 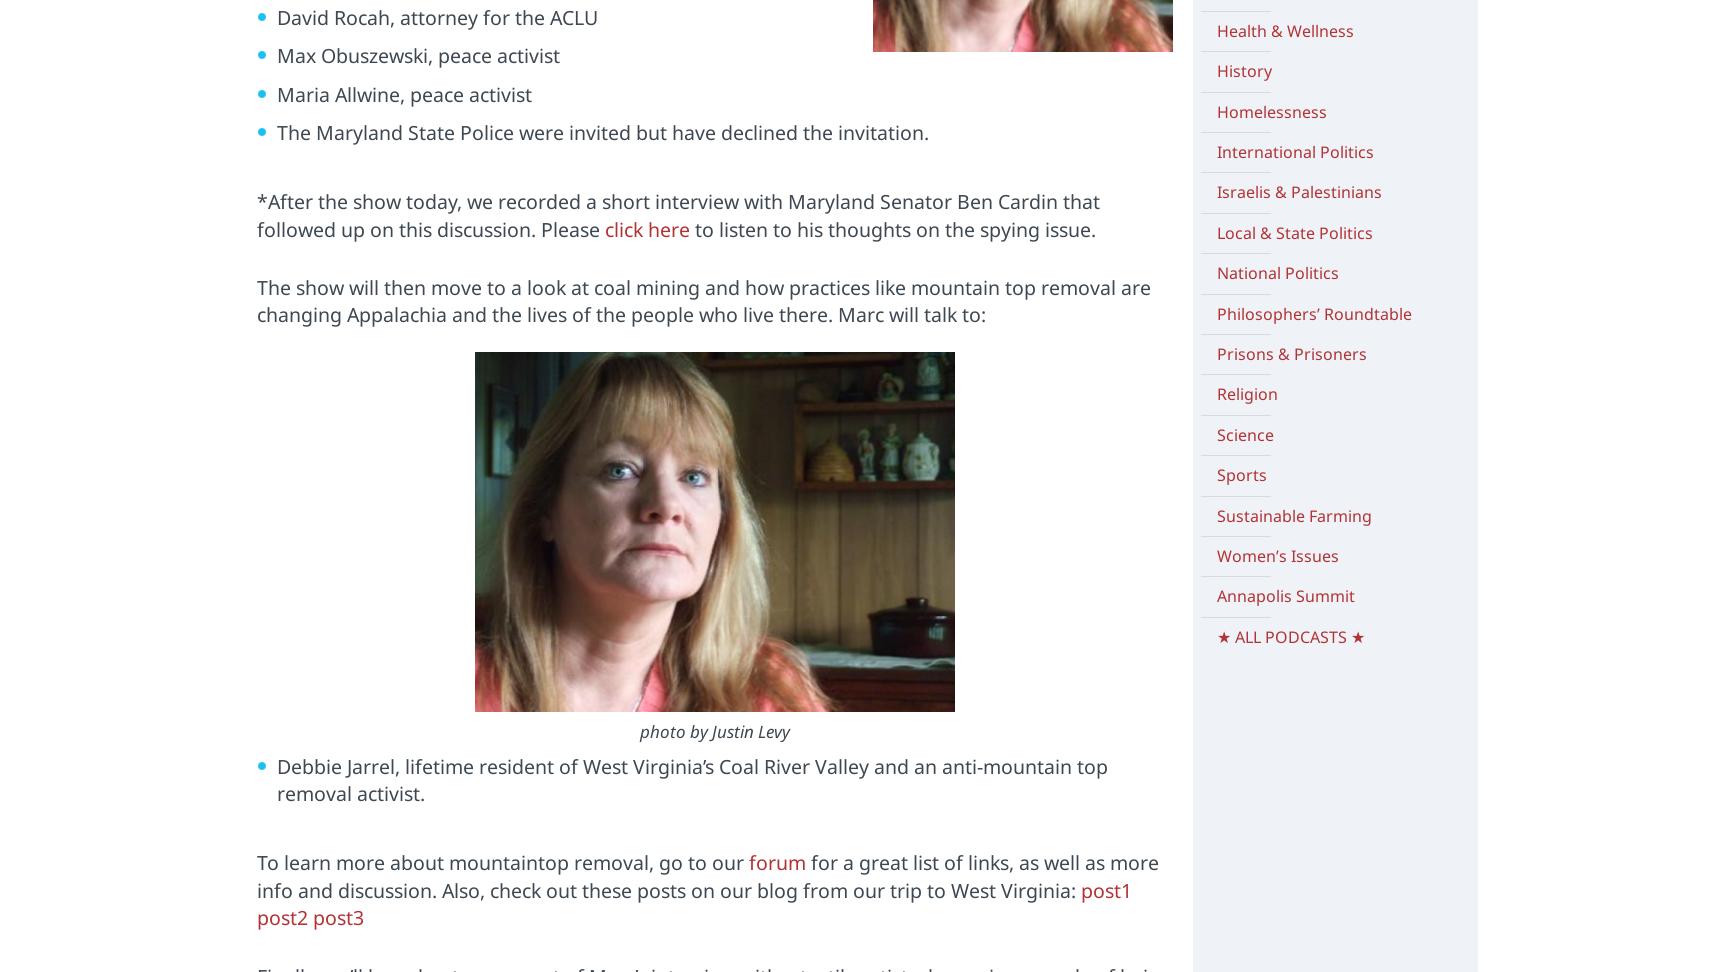 What do you see at coordinates (691, 779) in the screenshot?
I see `'Debbie Jarrel, lifetime resident of West Virginia’s Coal River Valley and an anti-mountain top removal activist.'` at bounding box center [691, 779].